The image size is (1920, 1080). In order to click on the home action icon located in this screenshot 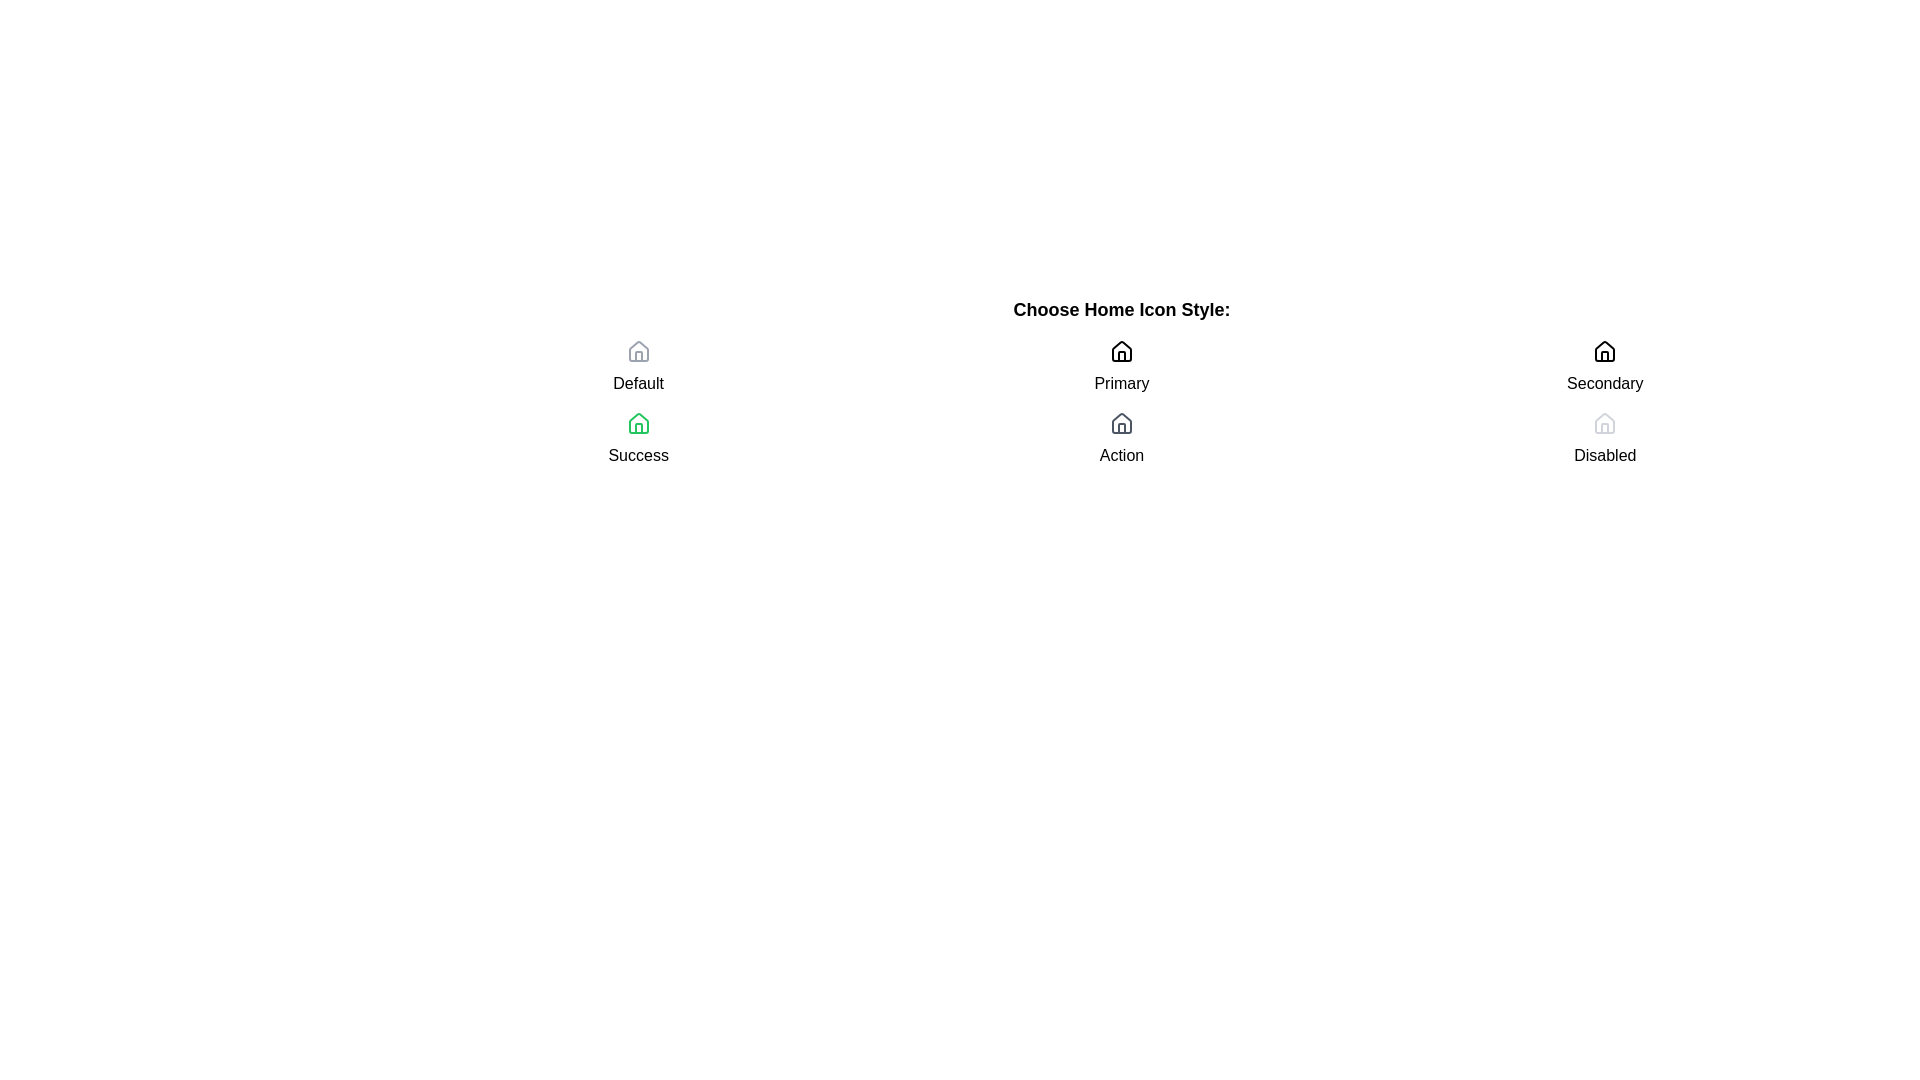, I will do `click(1122, 422)`.